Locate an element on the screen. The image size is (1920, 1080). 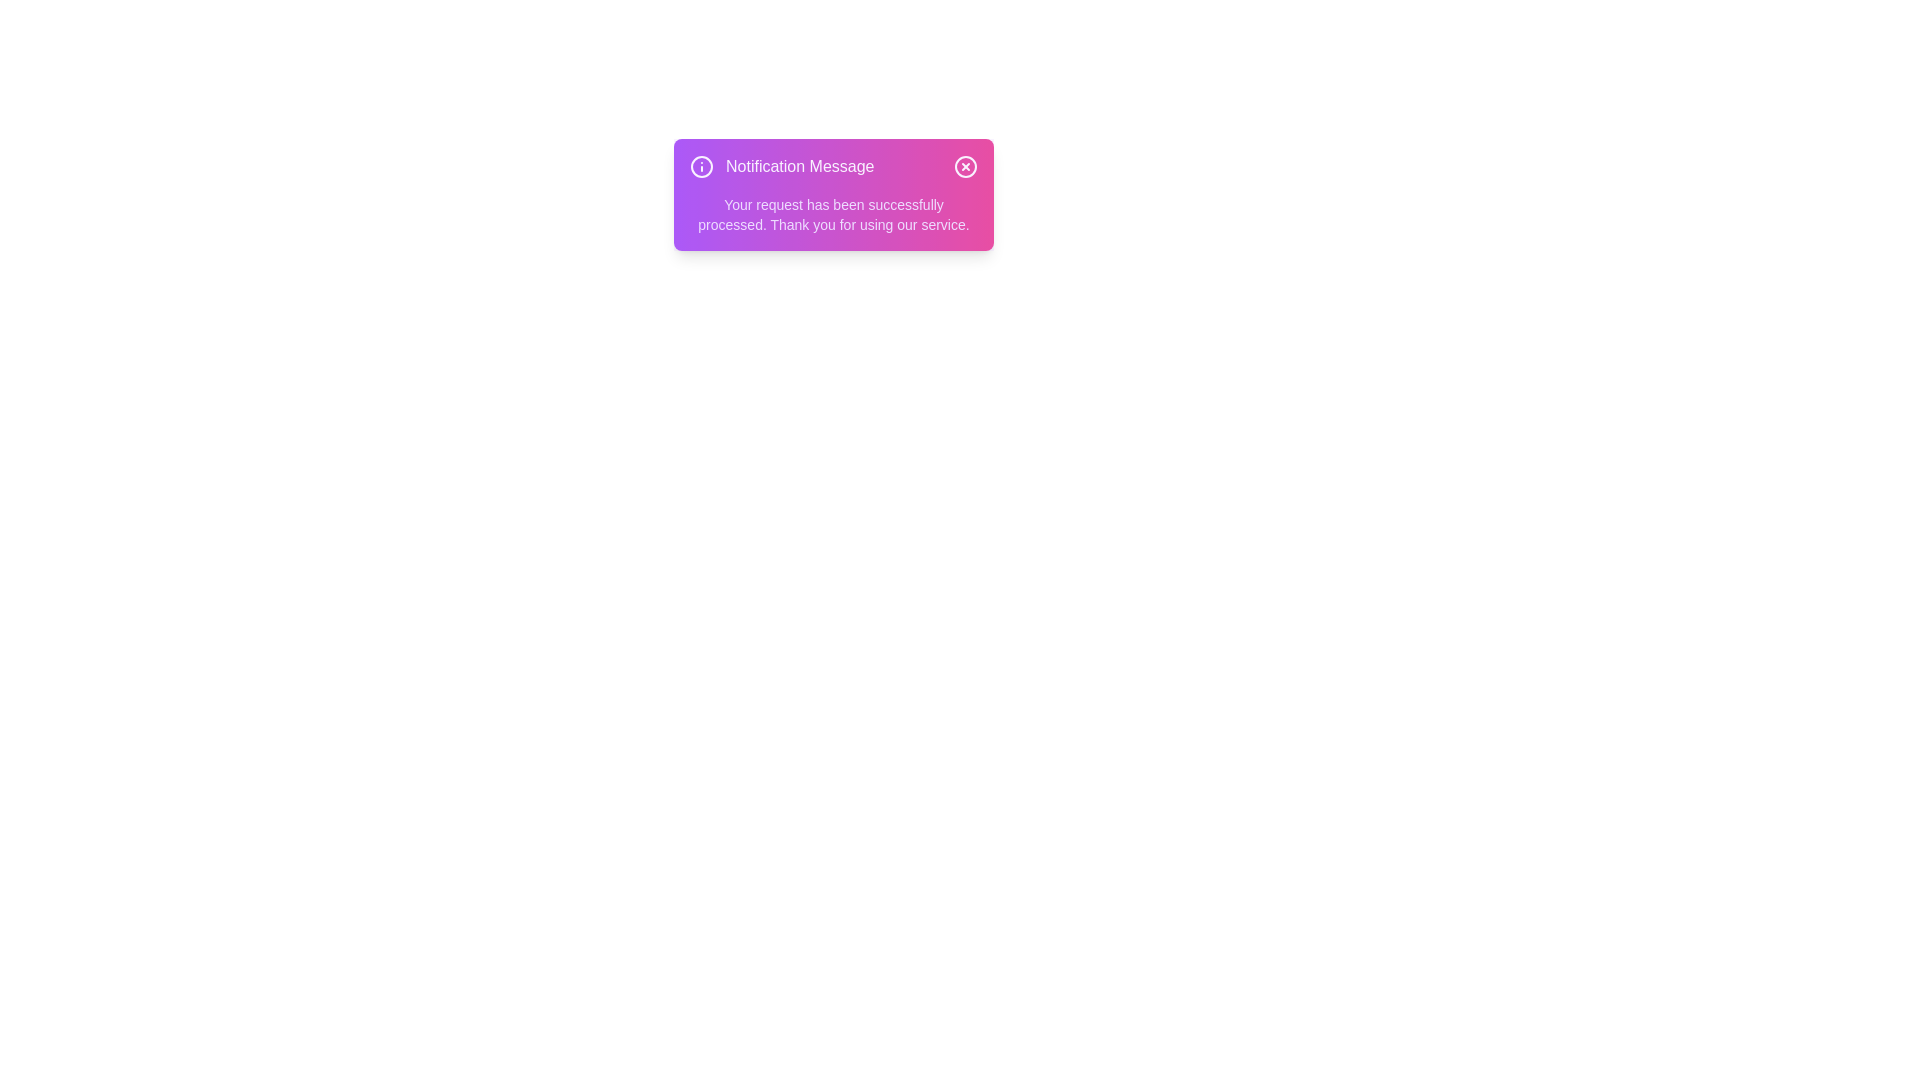
the circular graphic icon with a purple border and white fill, which is centered within the information icon on the left side of the notification card is located at coordinates (701, 165).